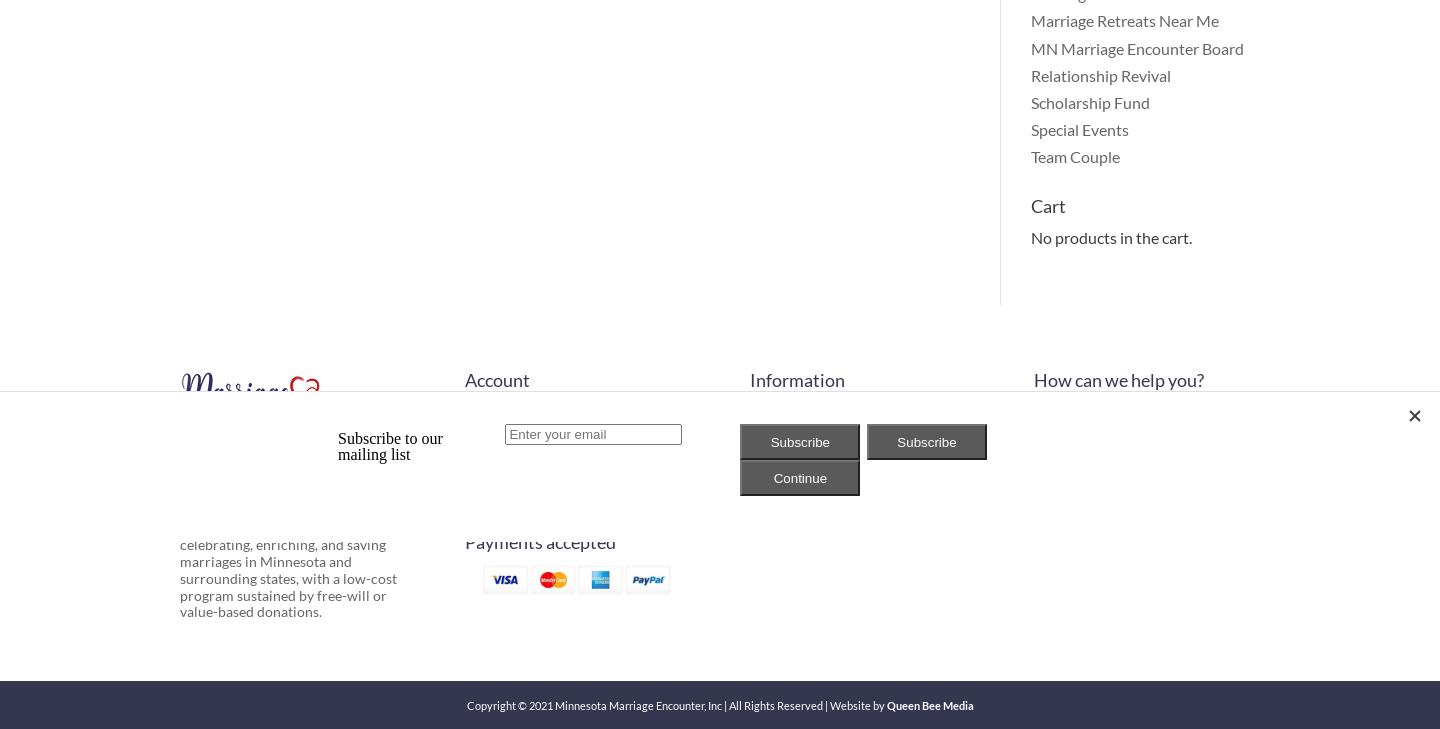  What do you see at coordinates (1099, 503) in the screenshot?
I see `'Stillwater, MN 55082'` at bounding box center [1099, 503].